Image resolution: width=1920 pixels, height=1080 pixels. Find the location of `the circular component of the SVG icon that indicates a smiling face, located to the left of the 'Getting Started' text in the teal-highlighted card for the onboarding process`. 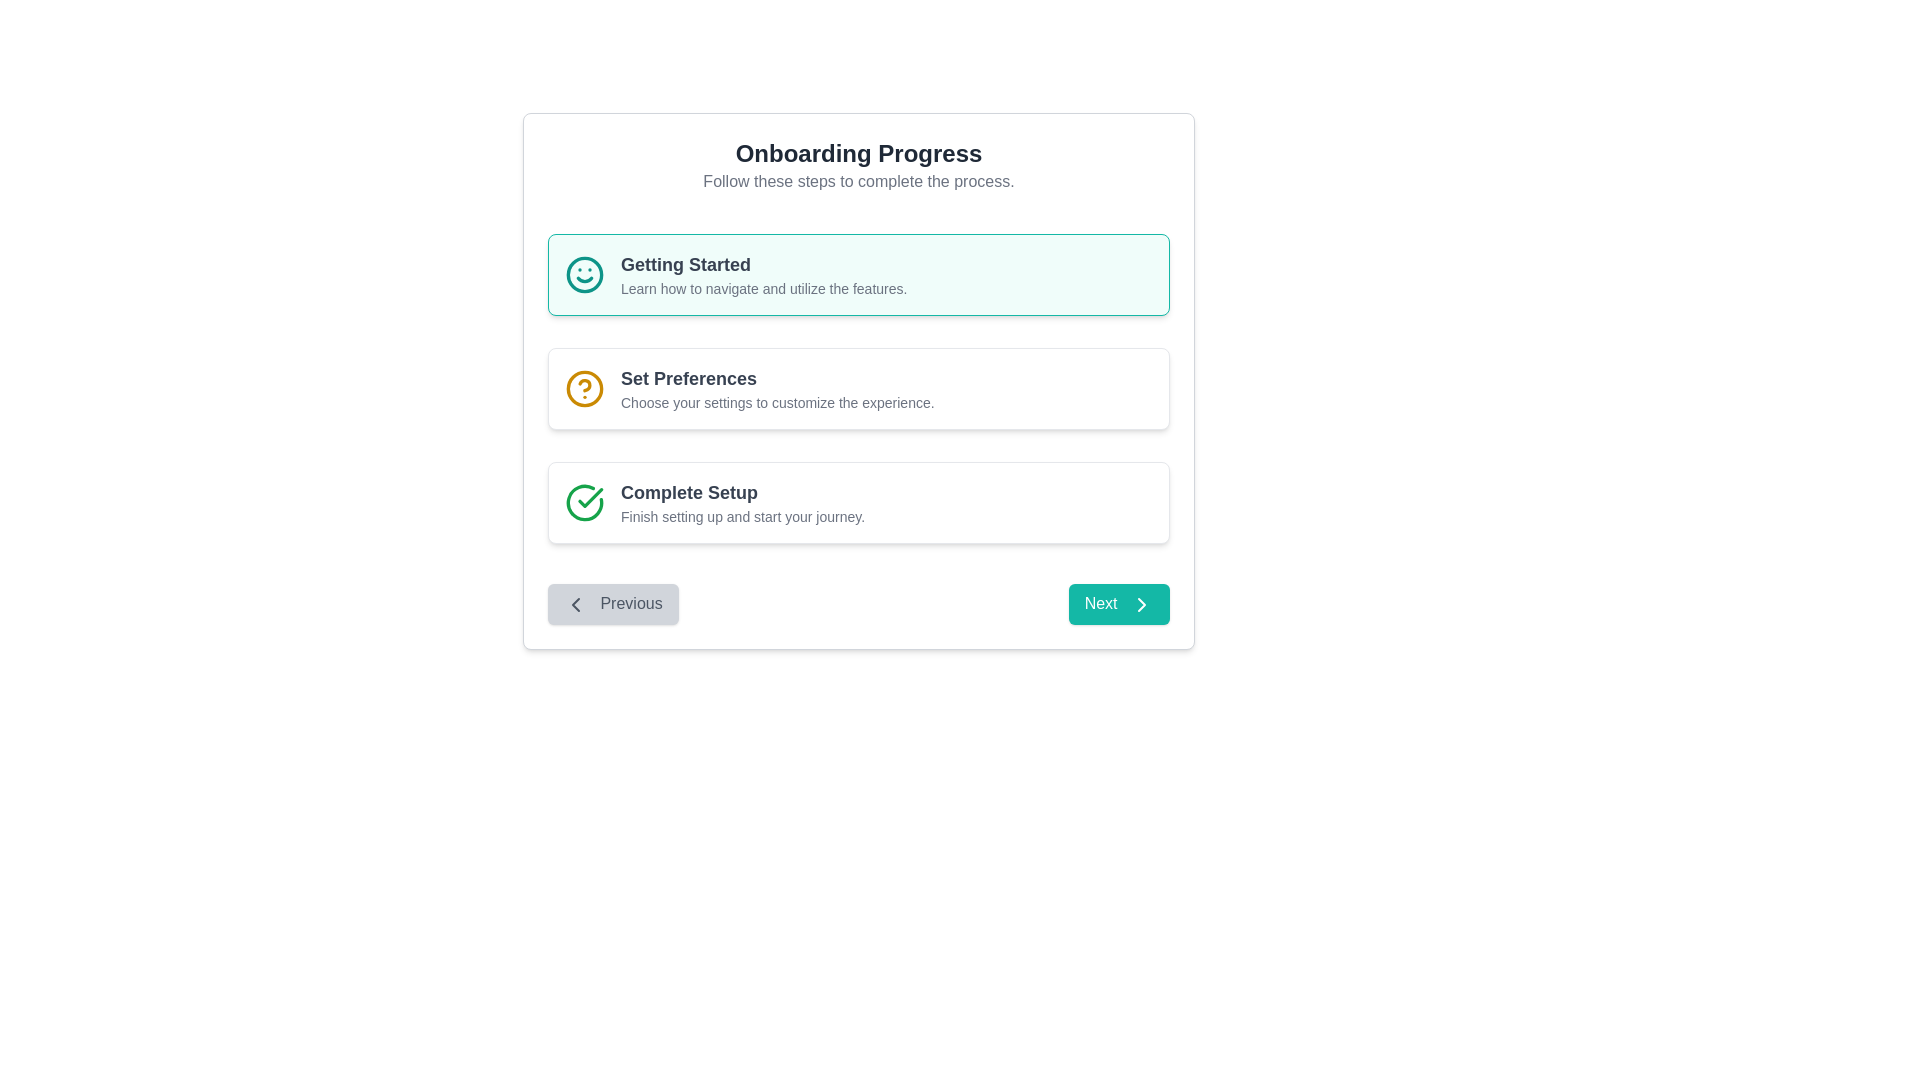

the circular component of the SVG icon that indicates a smiling face, located to the left of the 'Getting Started' text in the teal-highlighted card for the onboarding process is located at coordinates (584, 274).